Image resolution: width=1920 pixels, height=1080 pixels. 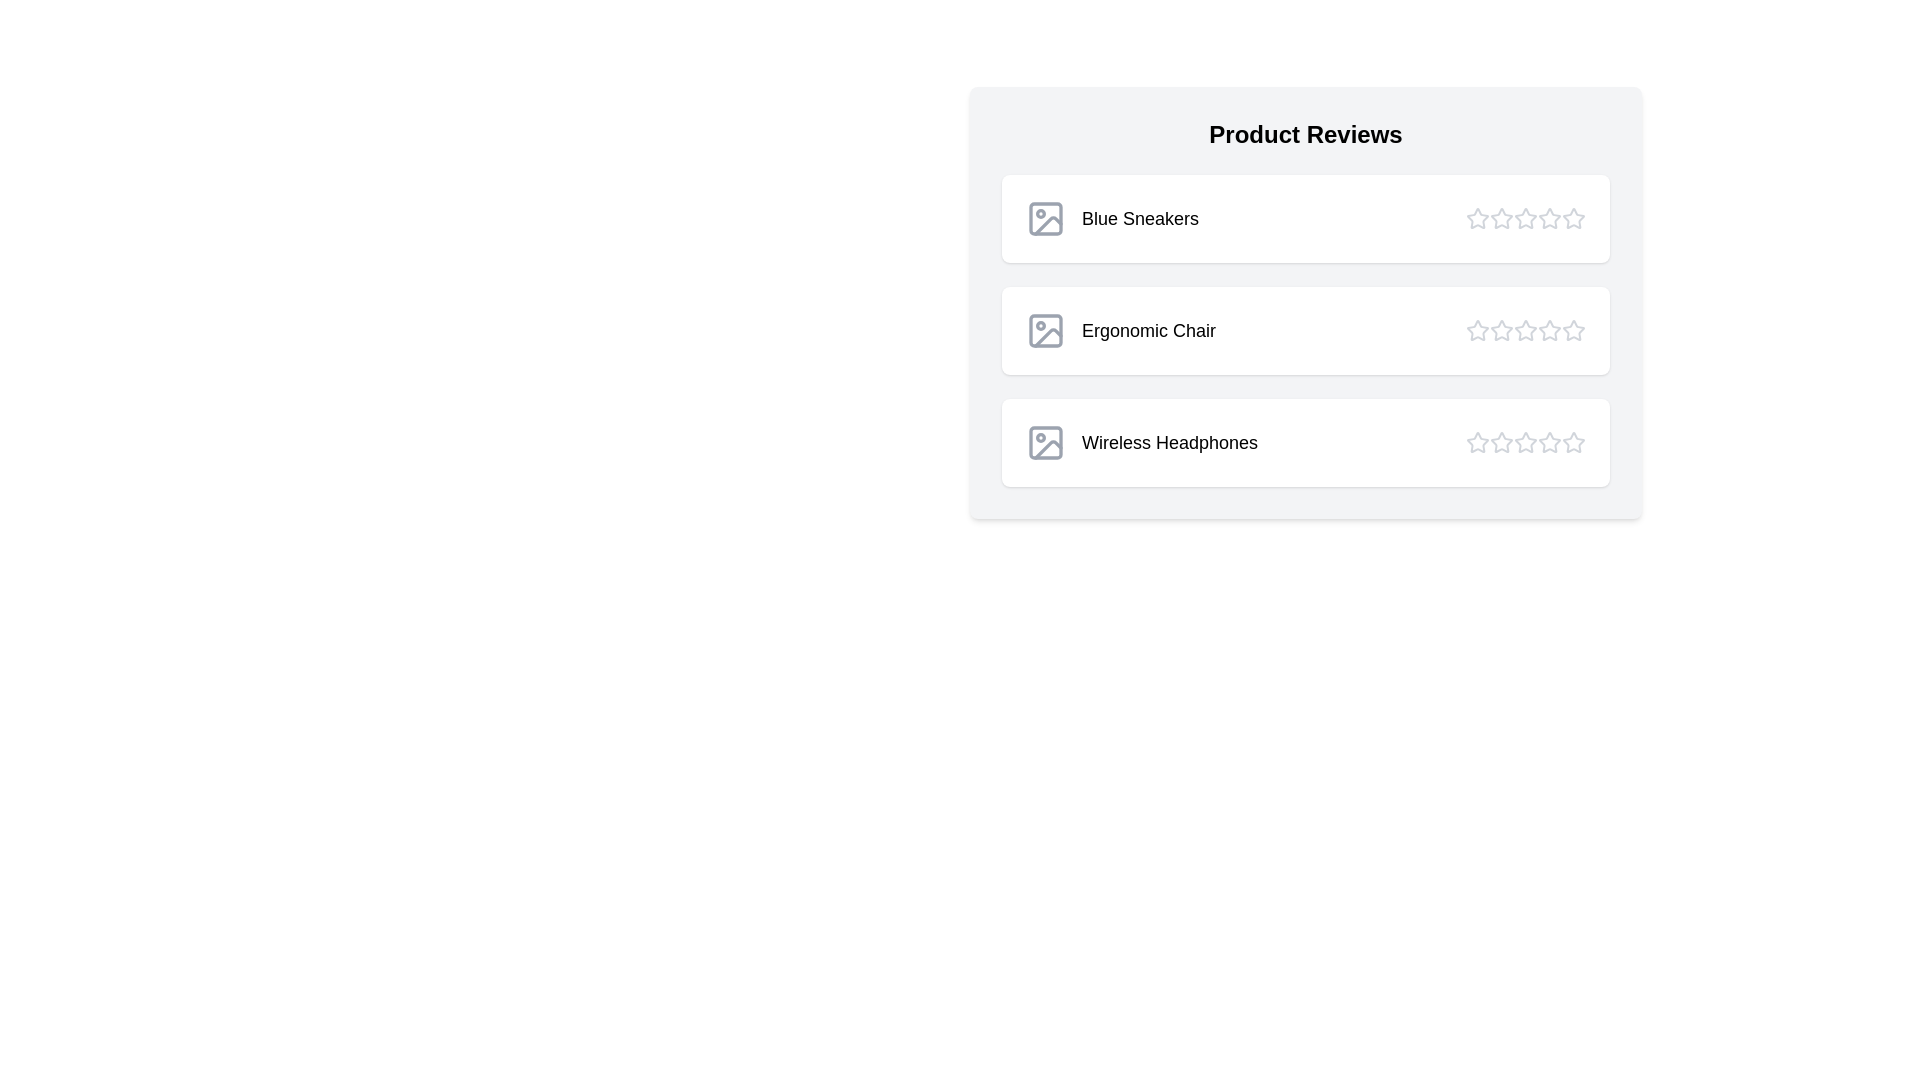 What do you see at coordinates (1502, 219) in the screenshot?
I see `the star corresponding to 2 stars for the product Blue Sneakers` at bounding box center [1502, 219].